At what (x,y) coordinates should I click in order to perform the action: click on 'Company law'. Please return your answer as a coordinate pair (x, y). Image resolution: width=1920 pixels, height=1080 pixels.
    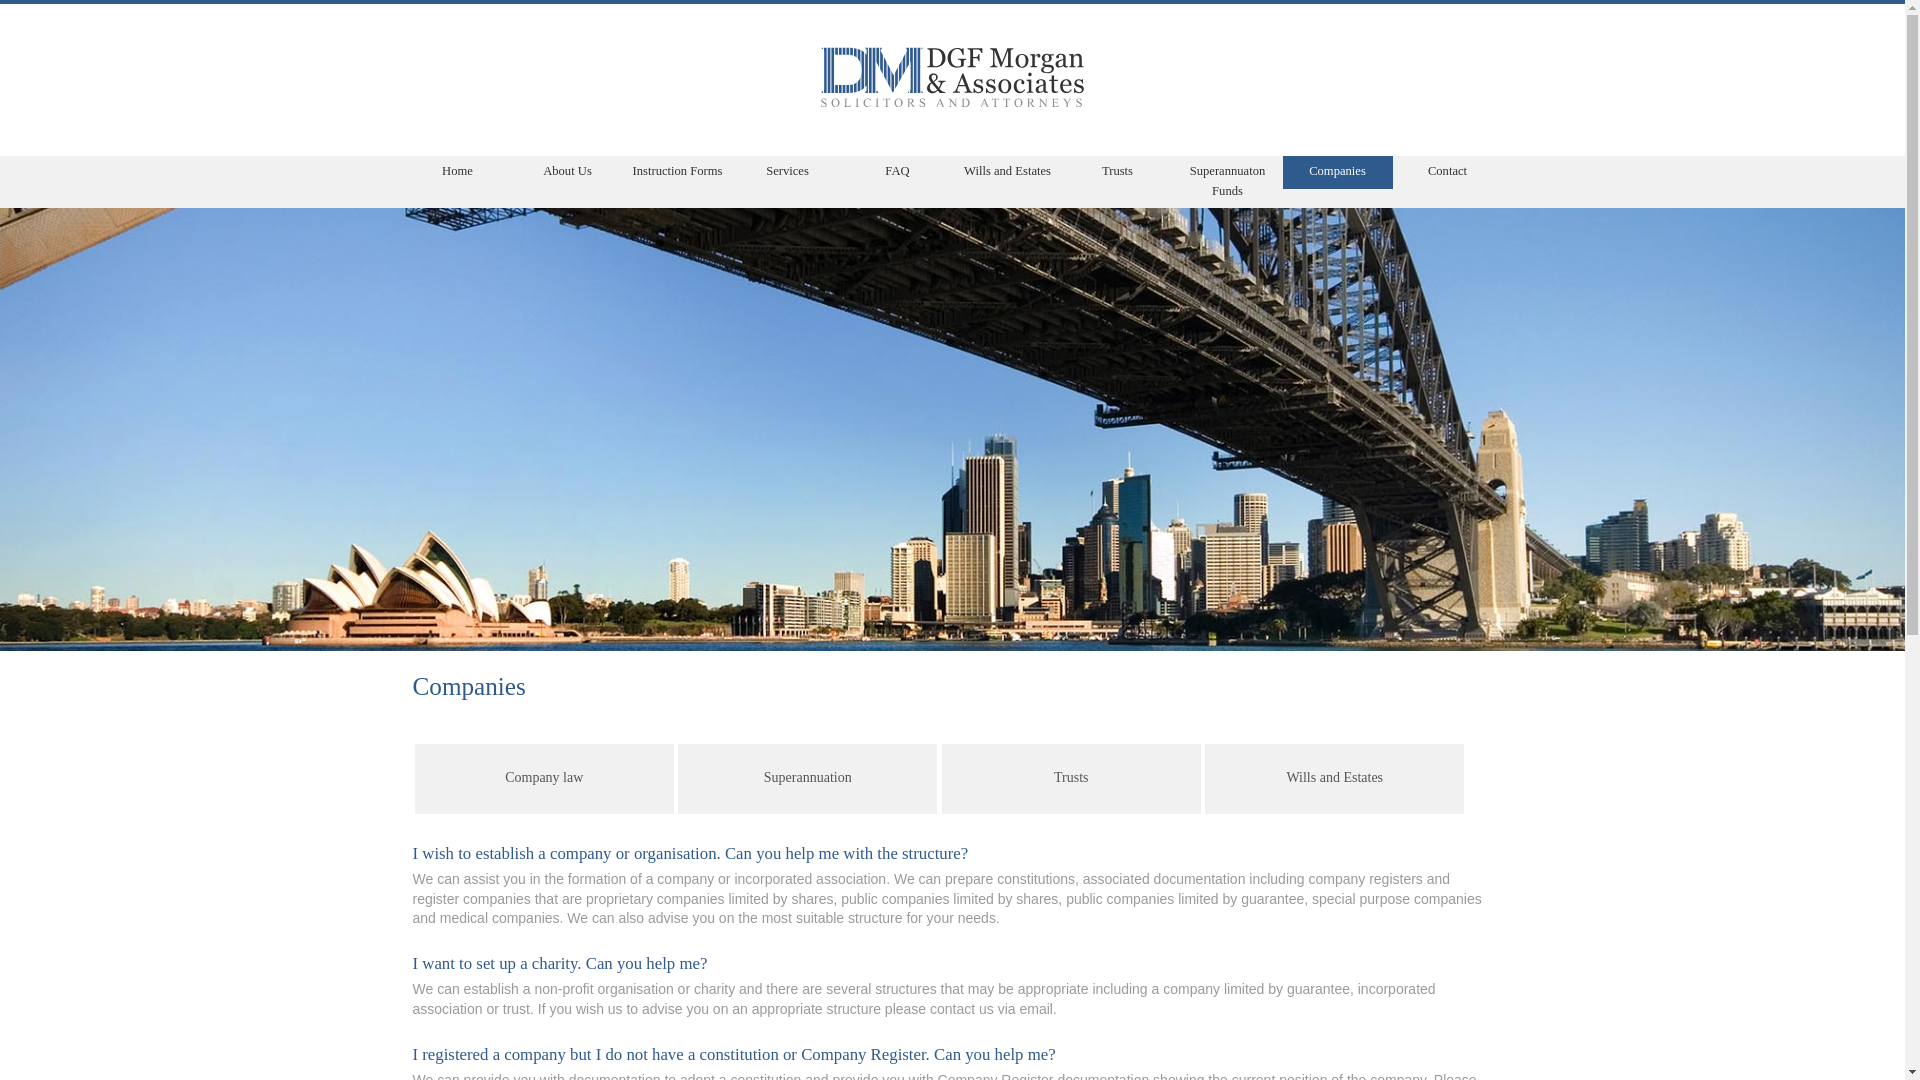
    Looking at the image, I should click on (544, 778).